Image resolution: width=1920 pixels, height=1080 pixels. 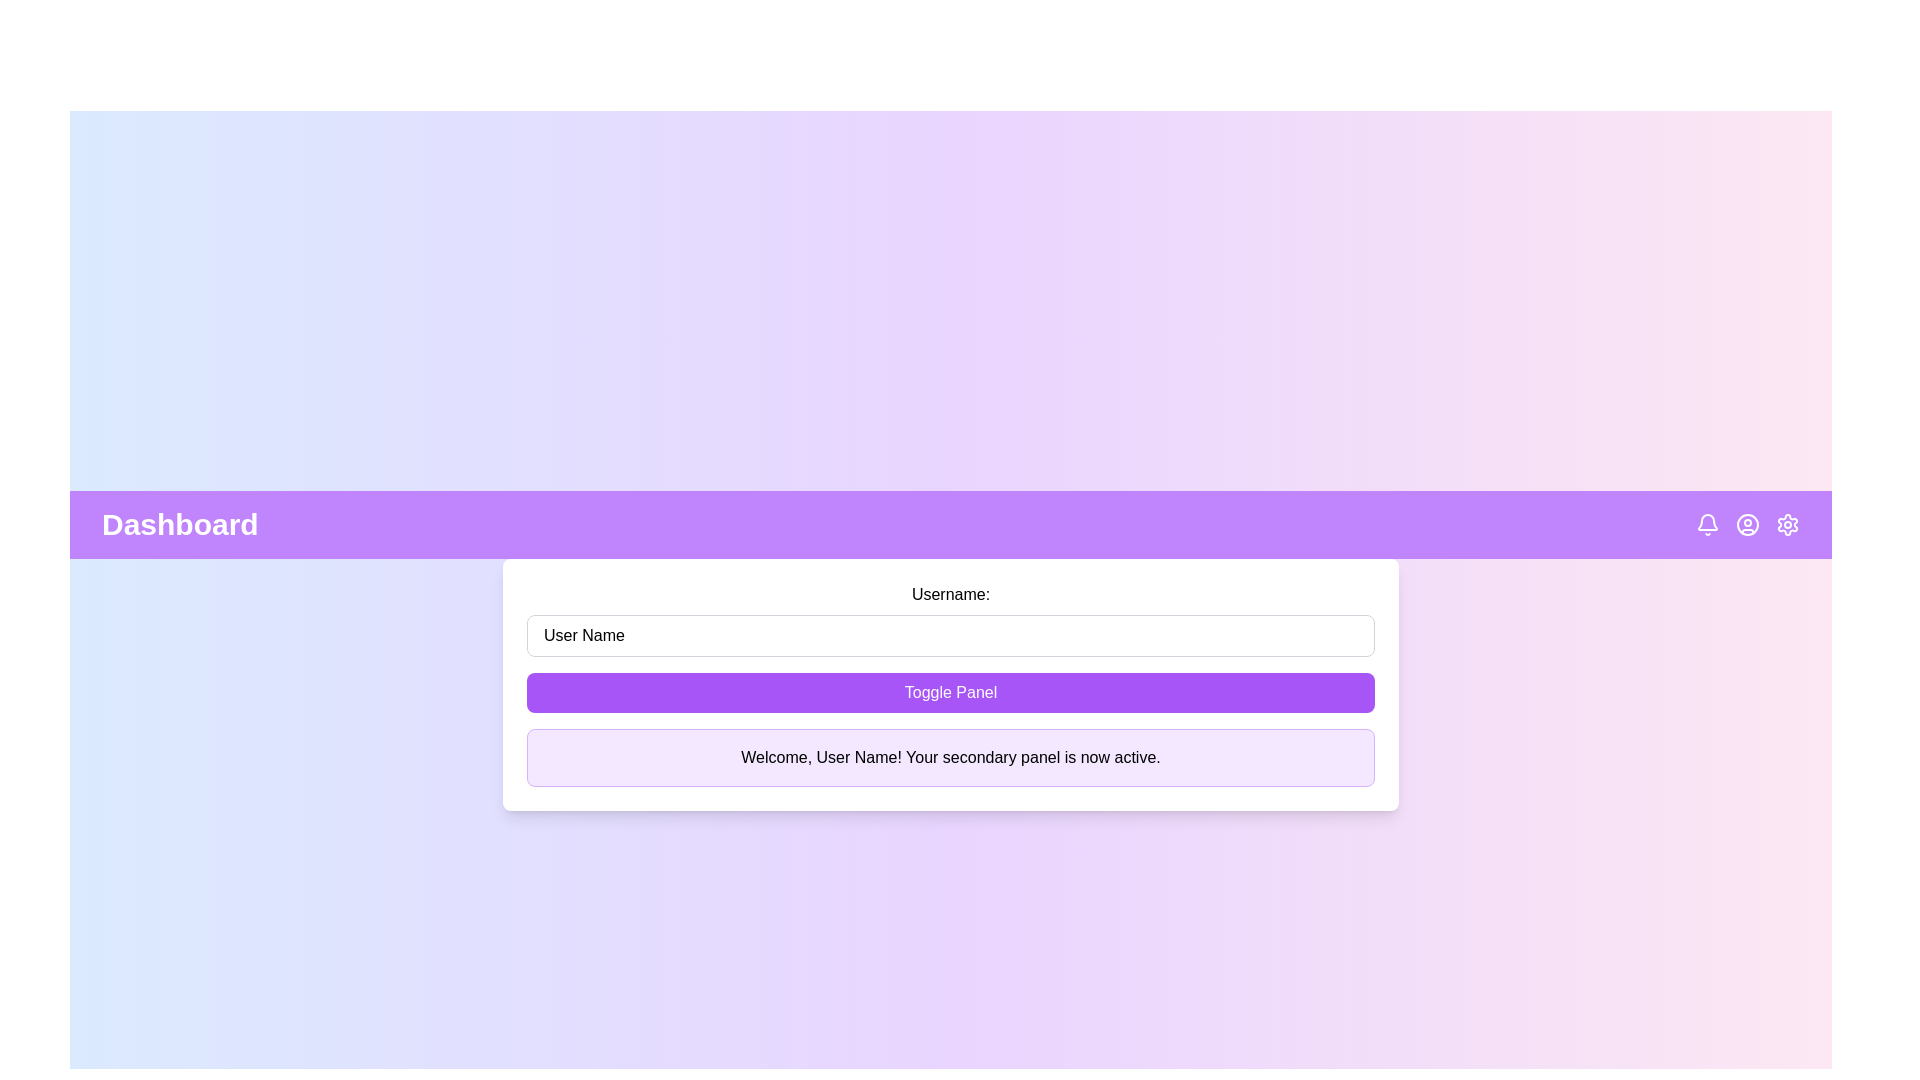 What do you see at coordinates (1707, 523) in the screenshot?
I see `the notification bell icon button located in the navigation bar` at bounding box center [1707, 523].